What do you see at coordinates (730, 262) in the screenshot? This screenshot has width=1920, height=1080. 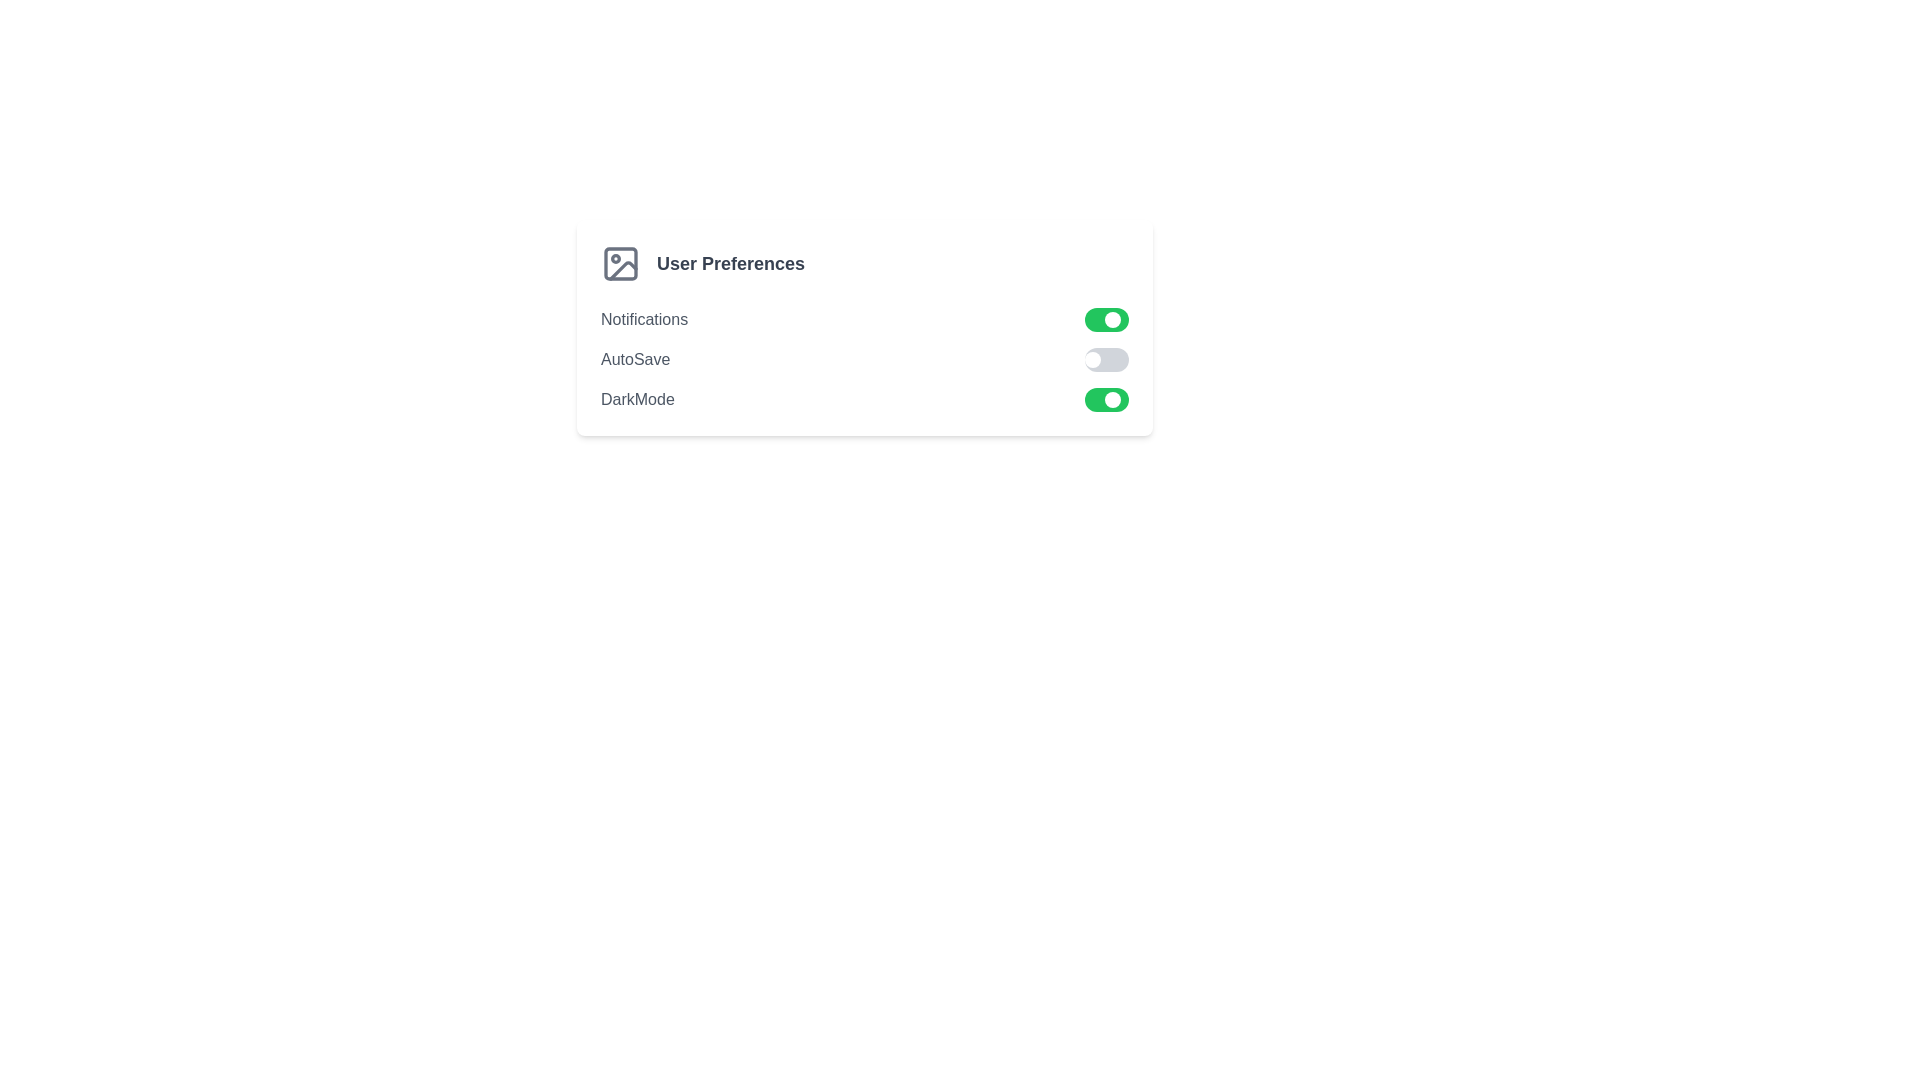 I see `the text label element that serves as a title or header for user-related settings, located to the right of an image icon in the top section of the settings module` at bounding box center [730, 262].